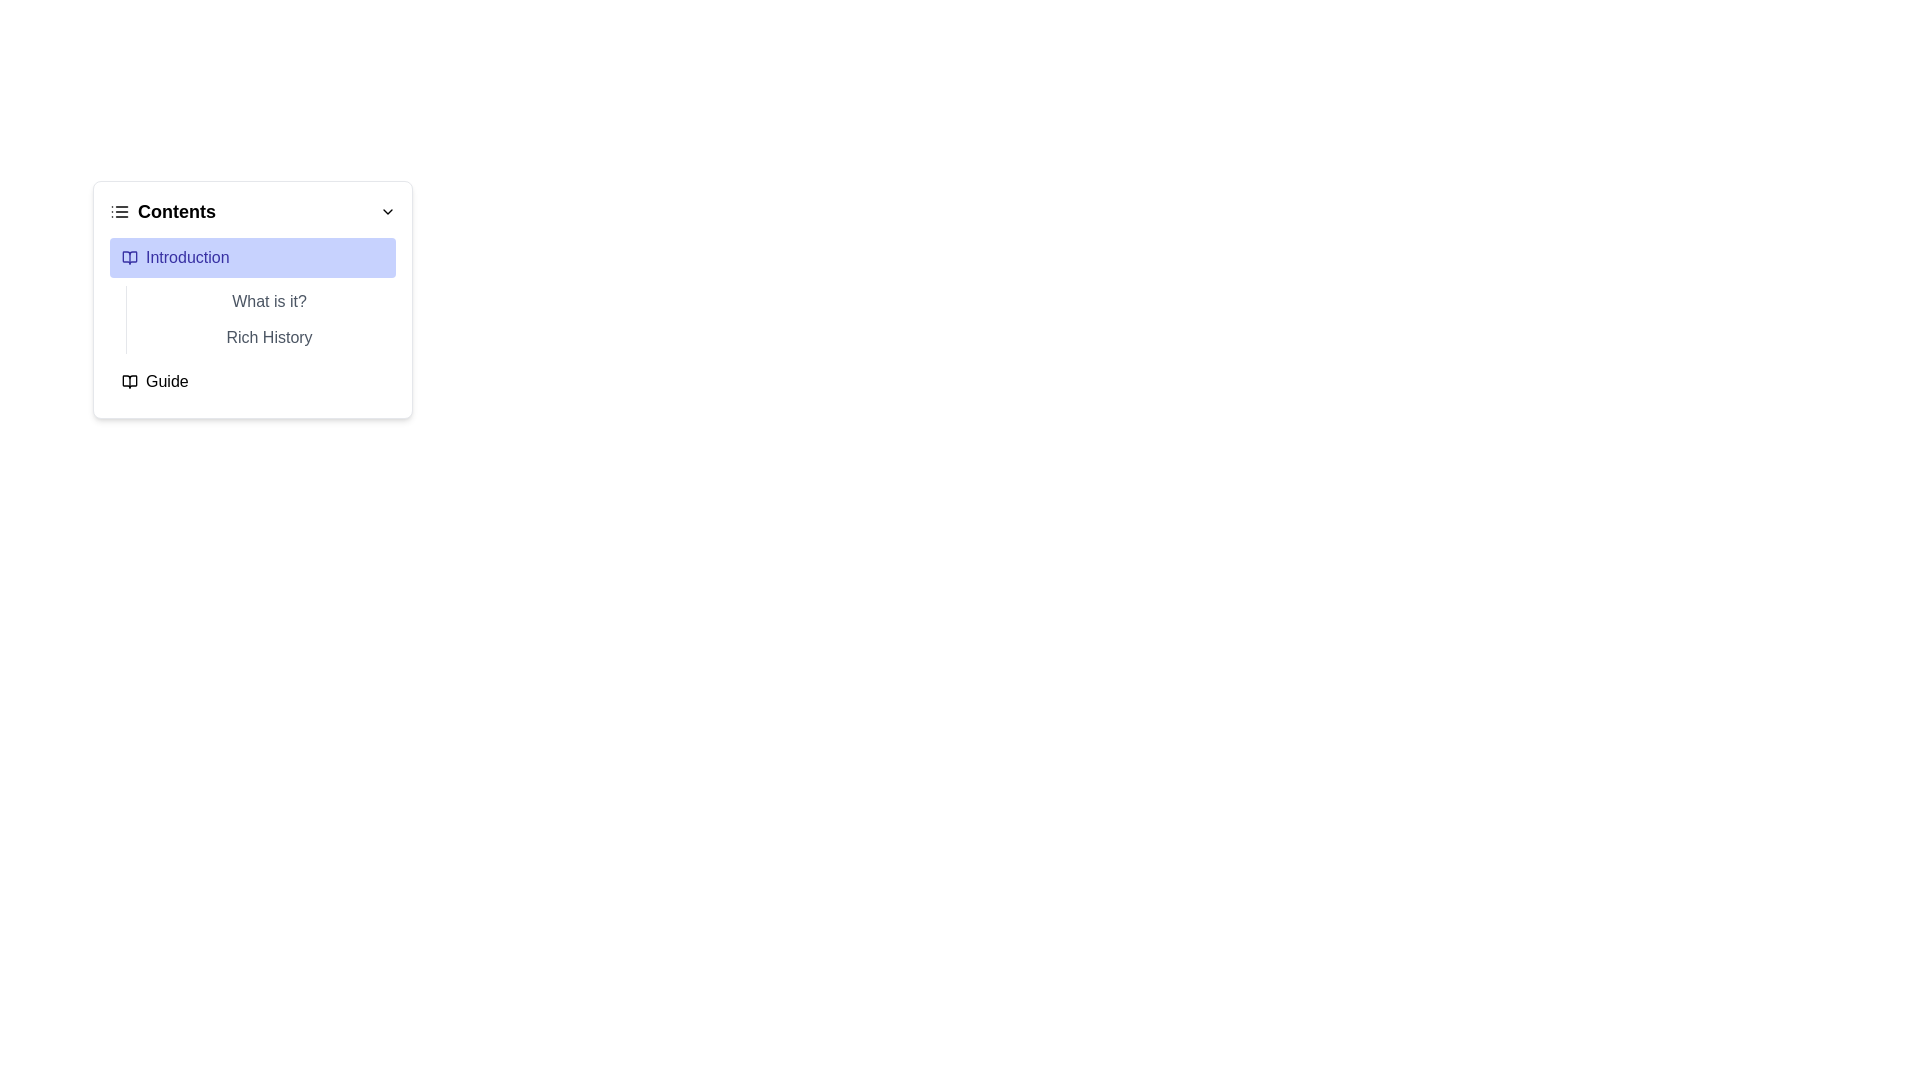 This screenshot has width=1920, height=1080. I want to click on the open book icon located to the immediate left of the text 'Guide' in the contents menu, so click(128, 381).